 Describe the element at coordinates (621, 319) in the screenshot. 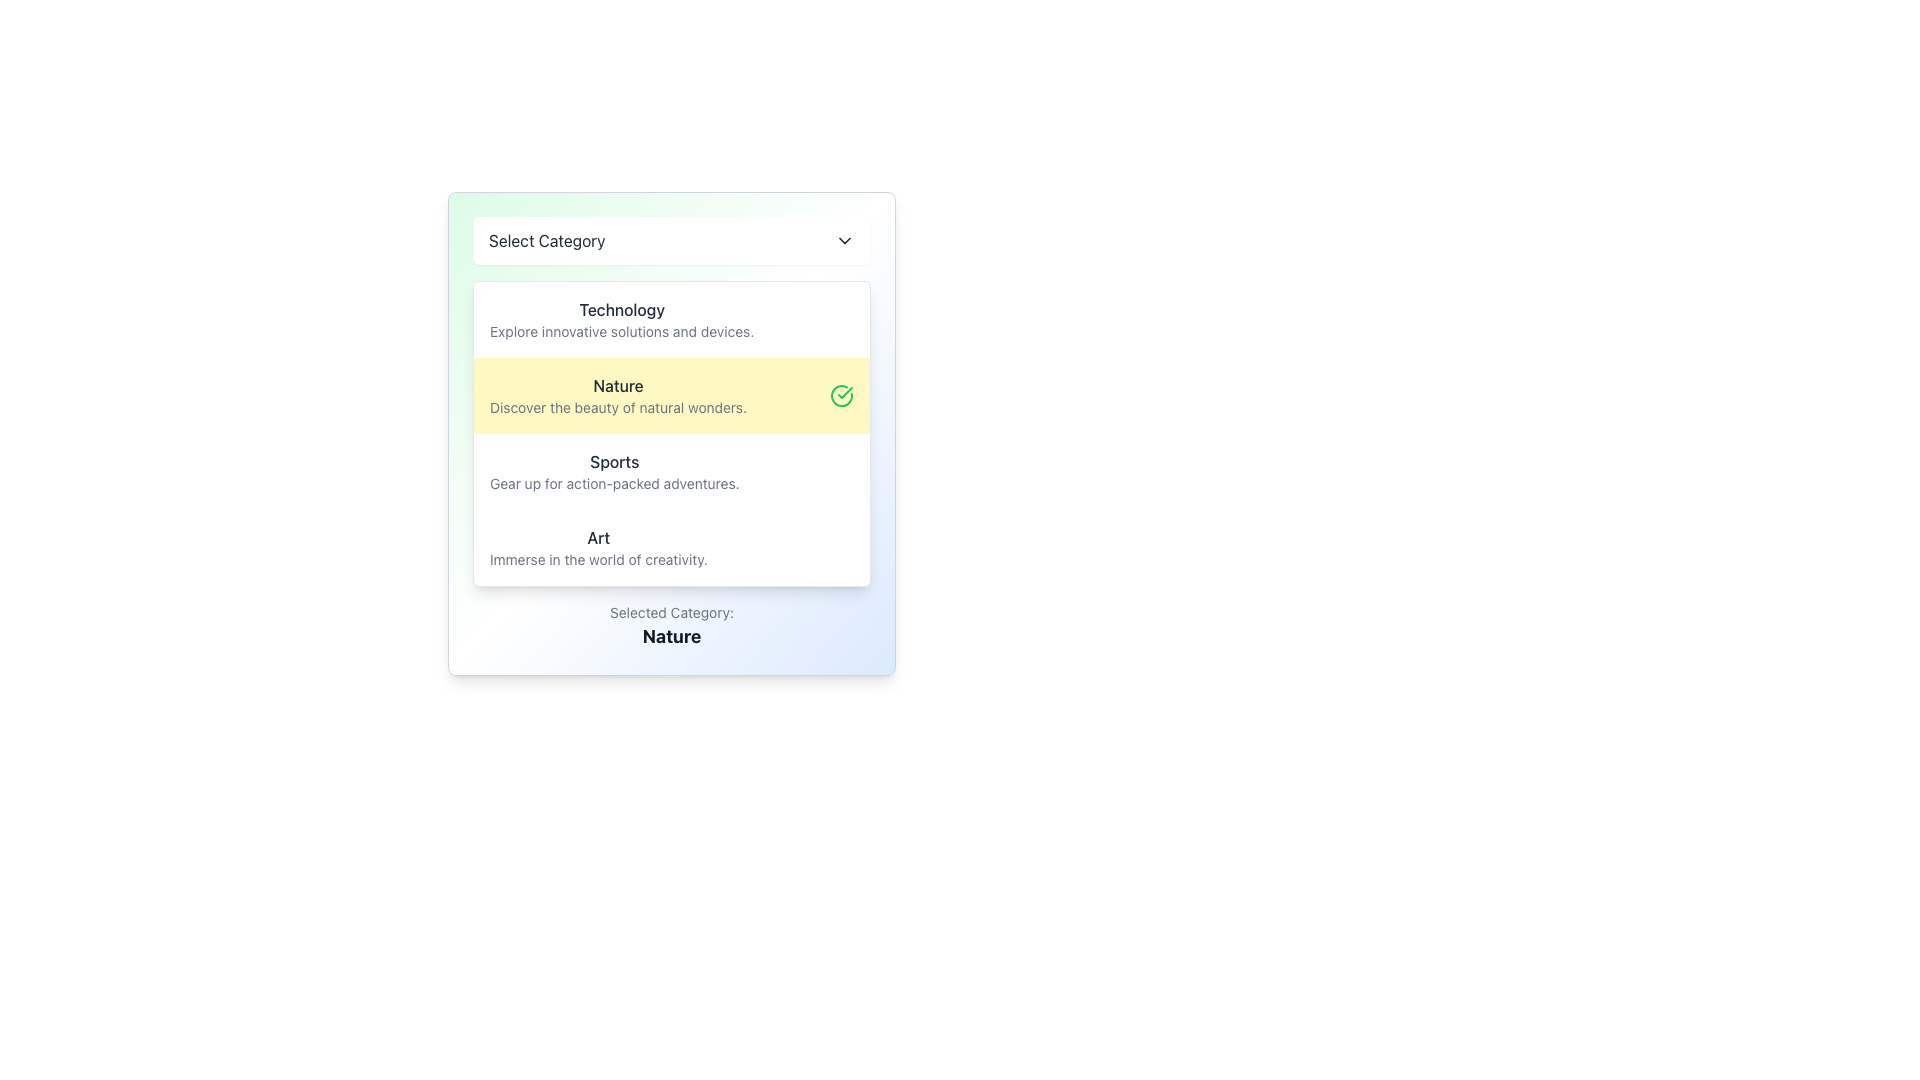

I see `the 'Technology' category option in the dropdown menu` at that location.